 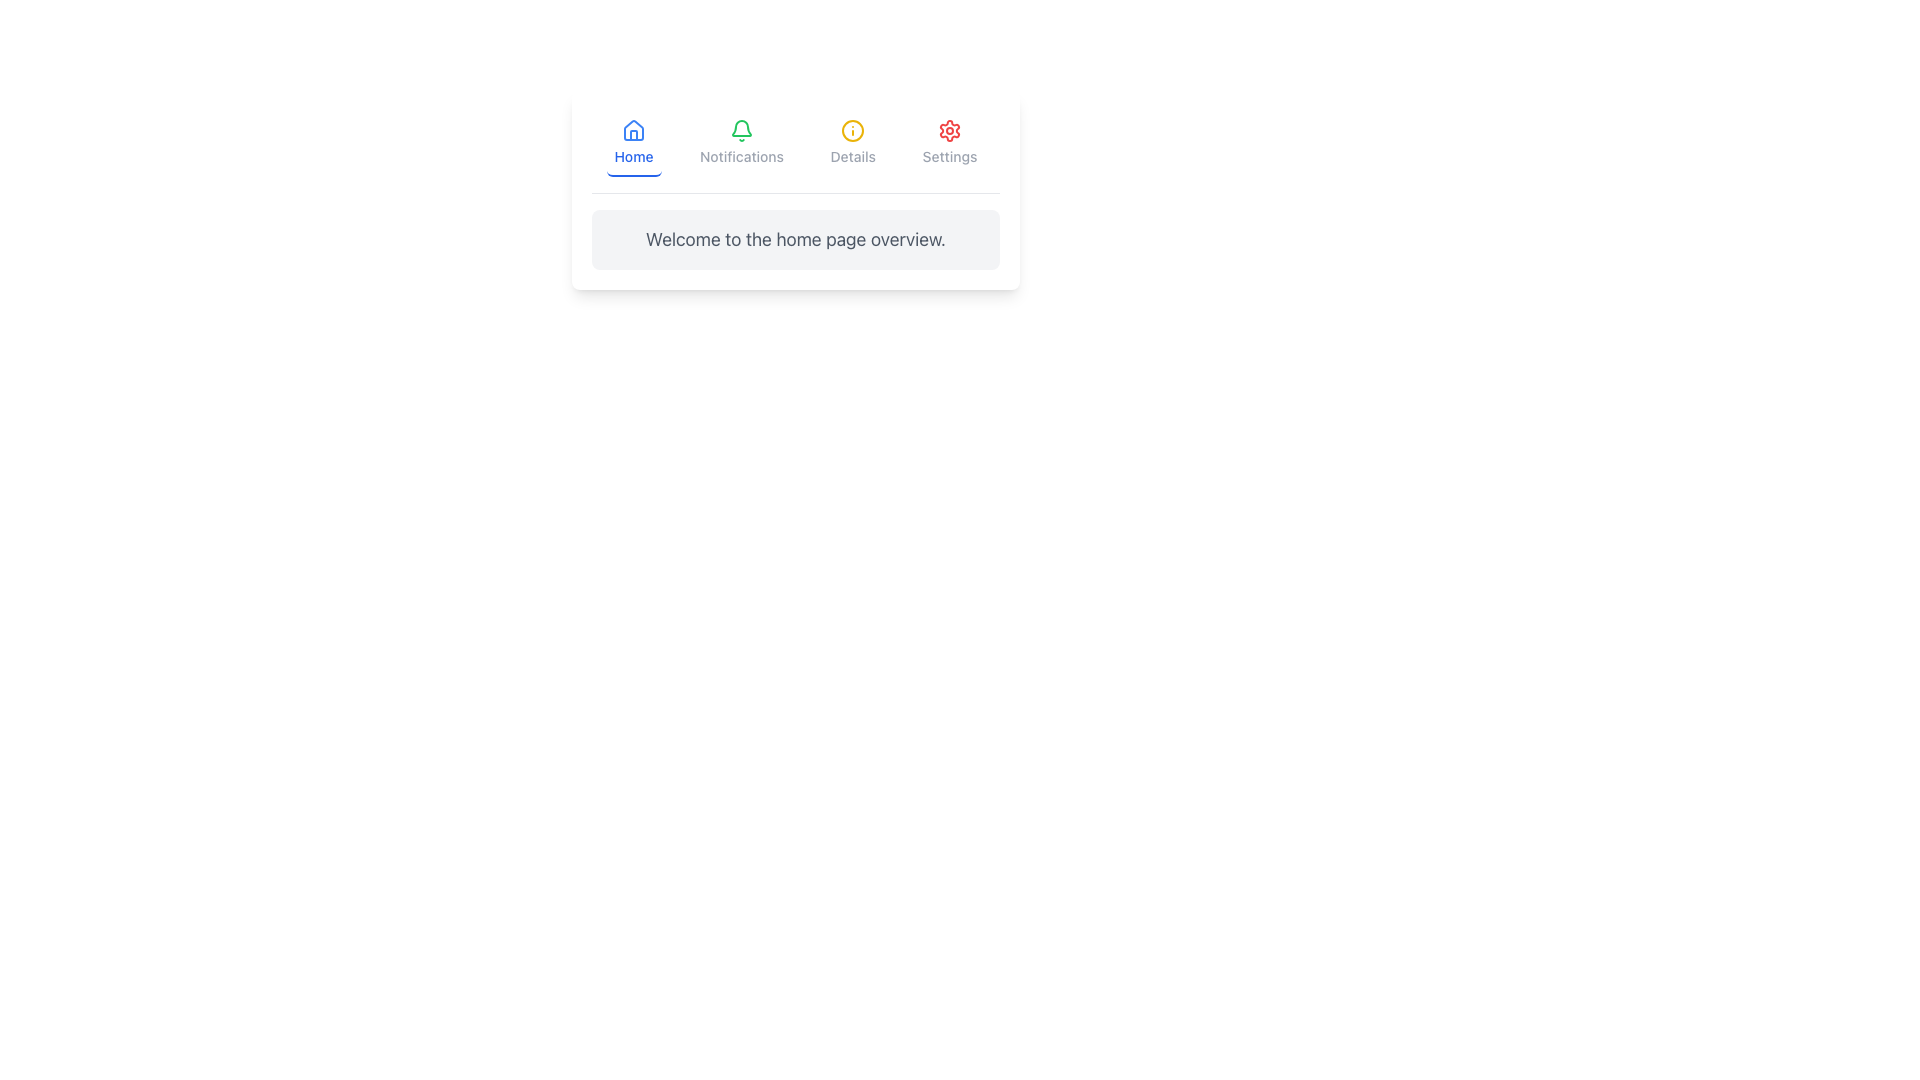 I want to click on the lower portion of the bell icon, which represents the notification feature, so click(x=741, y=127).